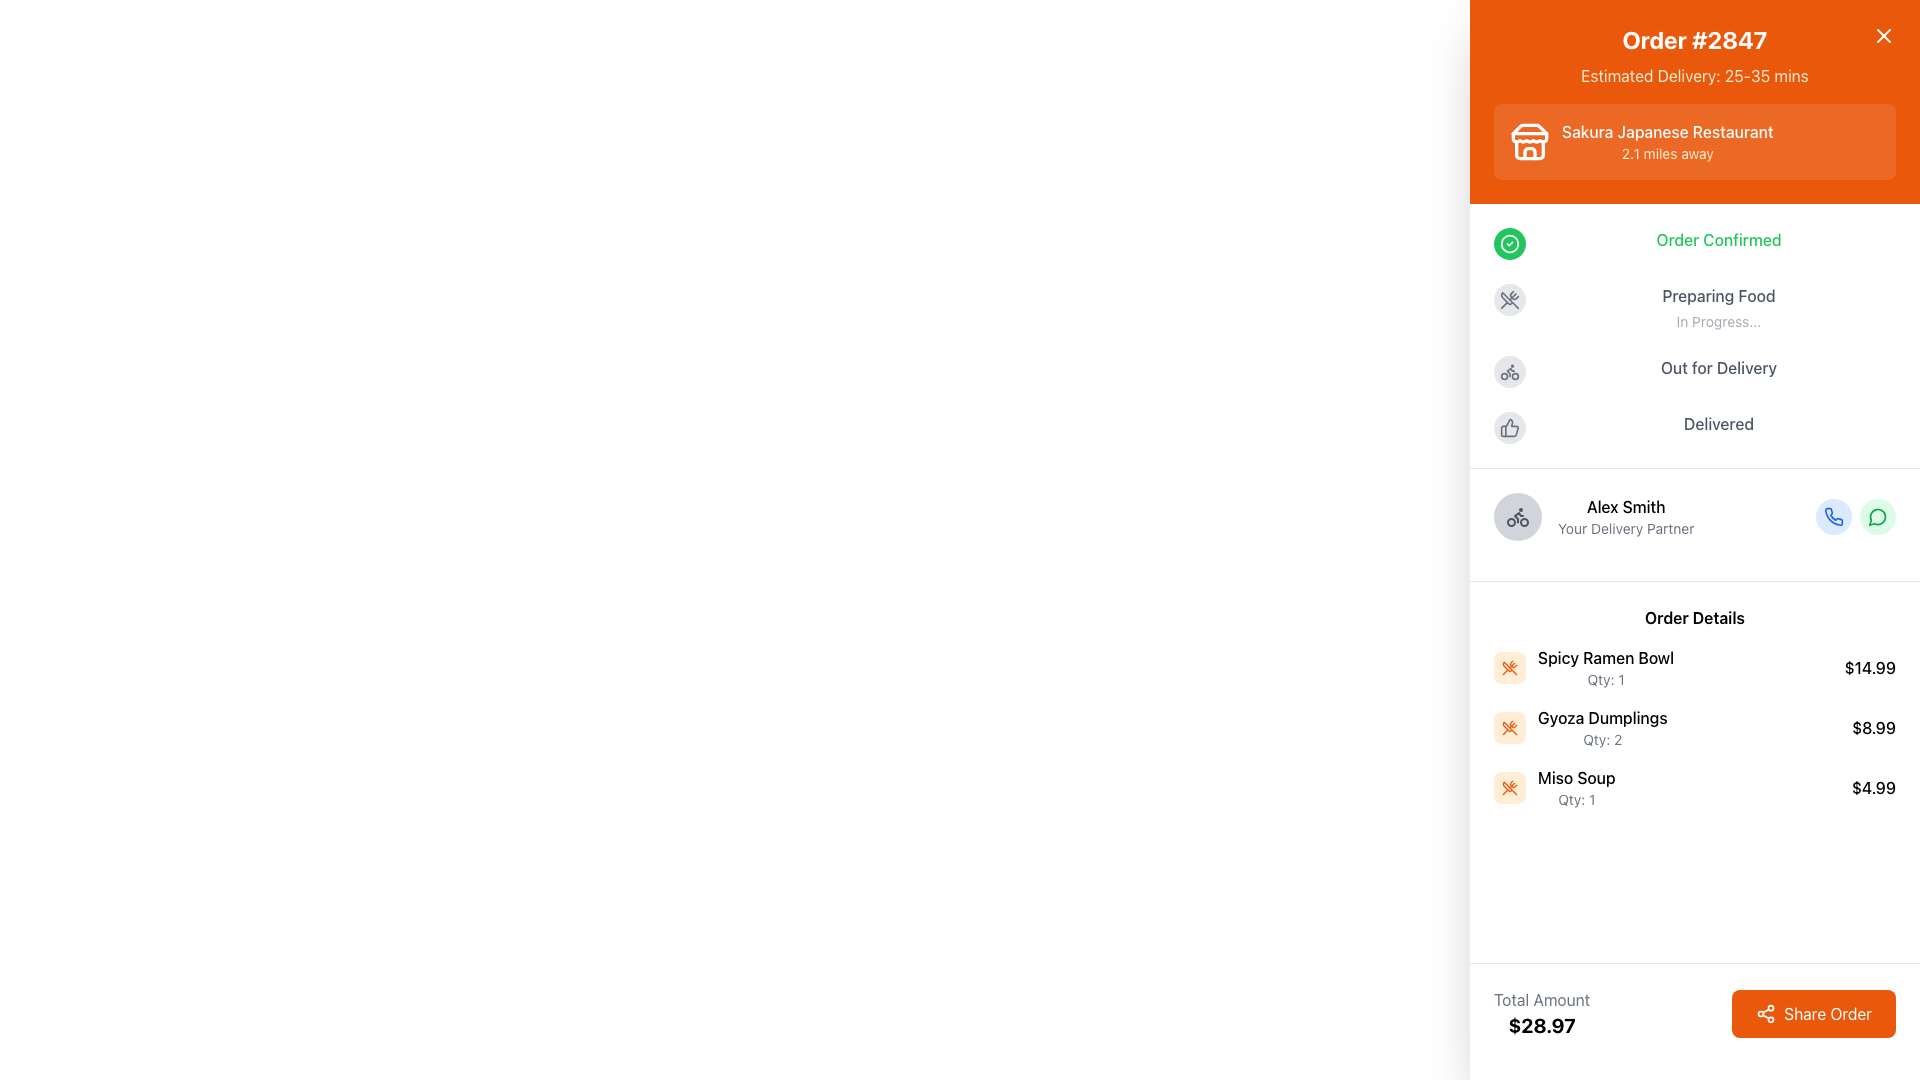 This screenshot has height=1080, width=1920. What do you see at coordinates (1541, 1014) in the screenshot?
I see `the Informational Text Display that shows 'Total Amount' and the monetary value '$28.97' located in the lower-left section of the interface` at bounding box center [1541, 1014].